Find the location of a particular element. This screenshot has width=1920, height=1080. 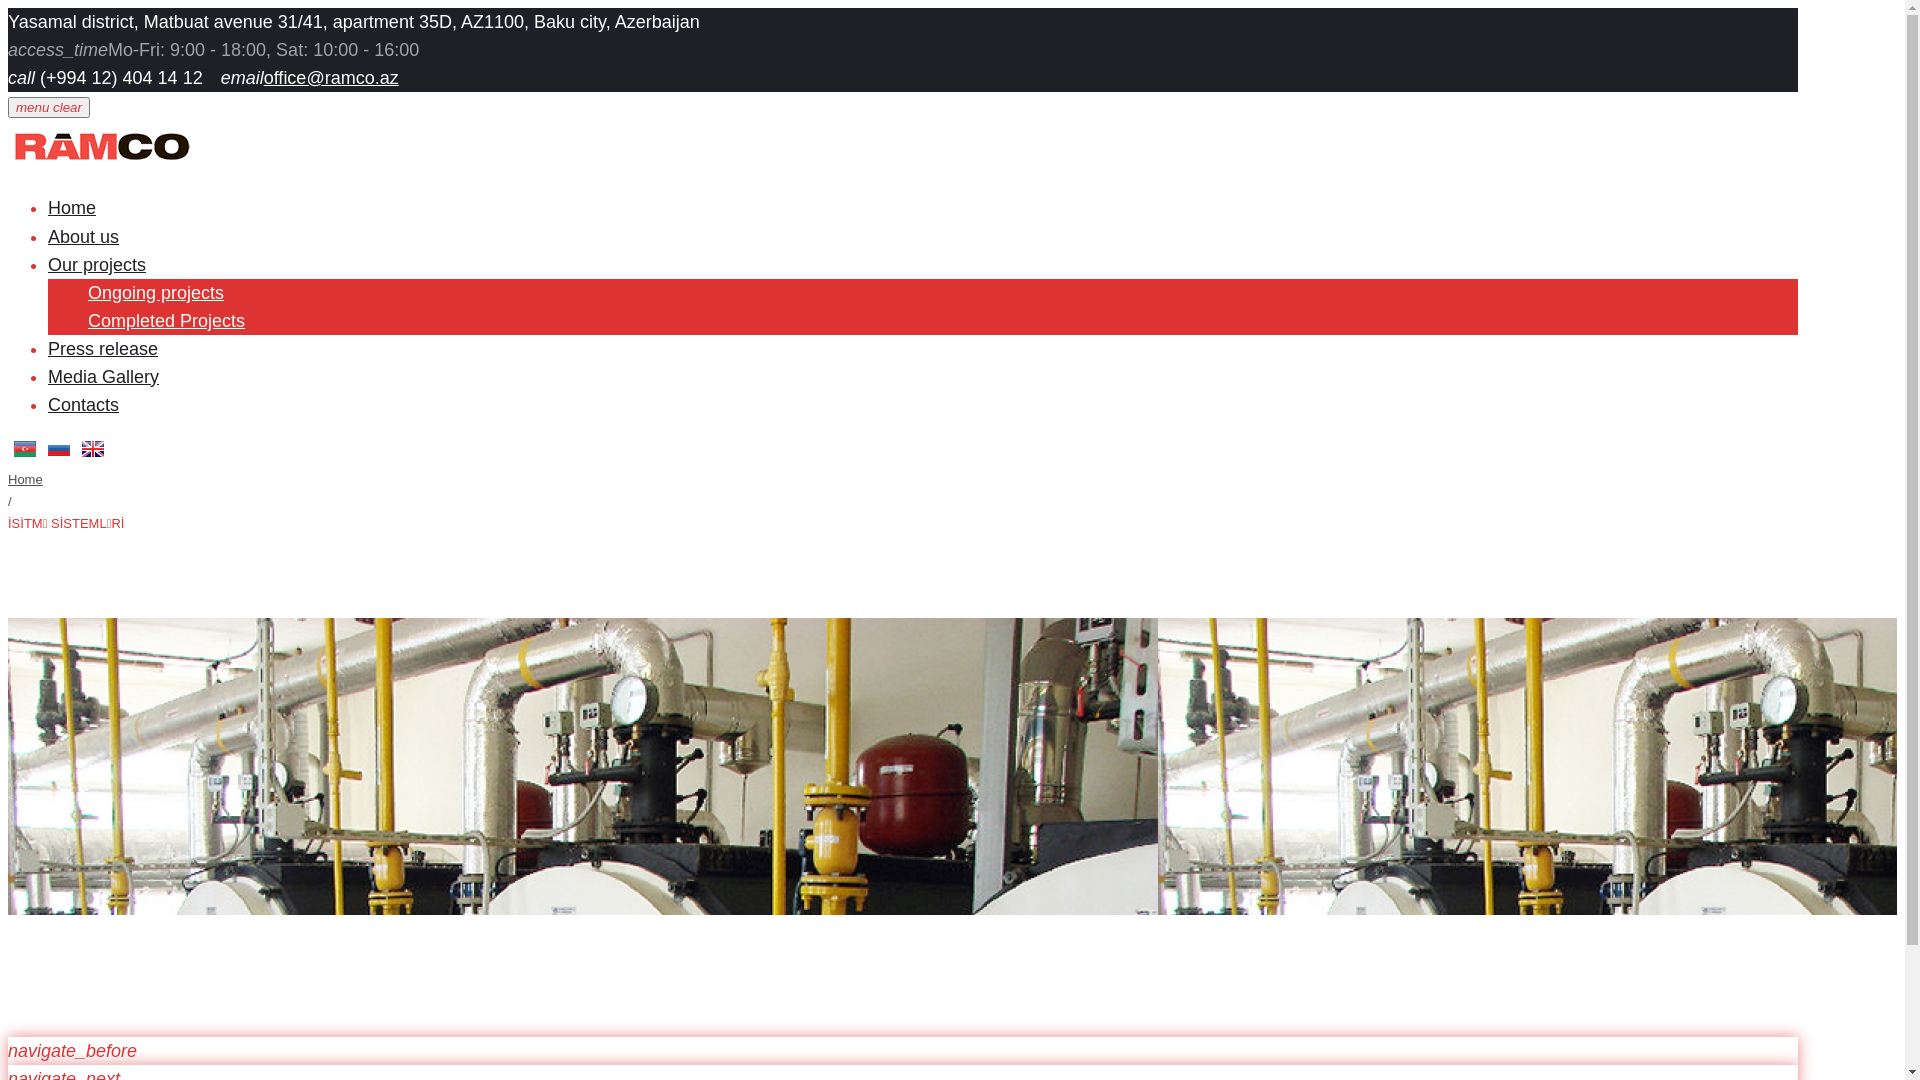

'Home' is located at coordinates (72, 208).